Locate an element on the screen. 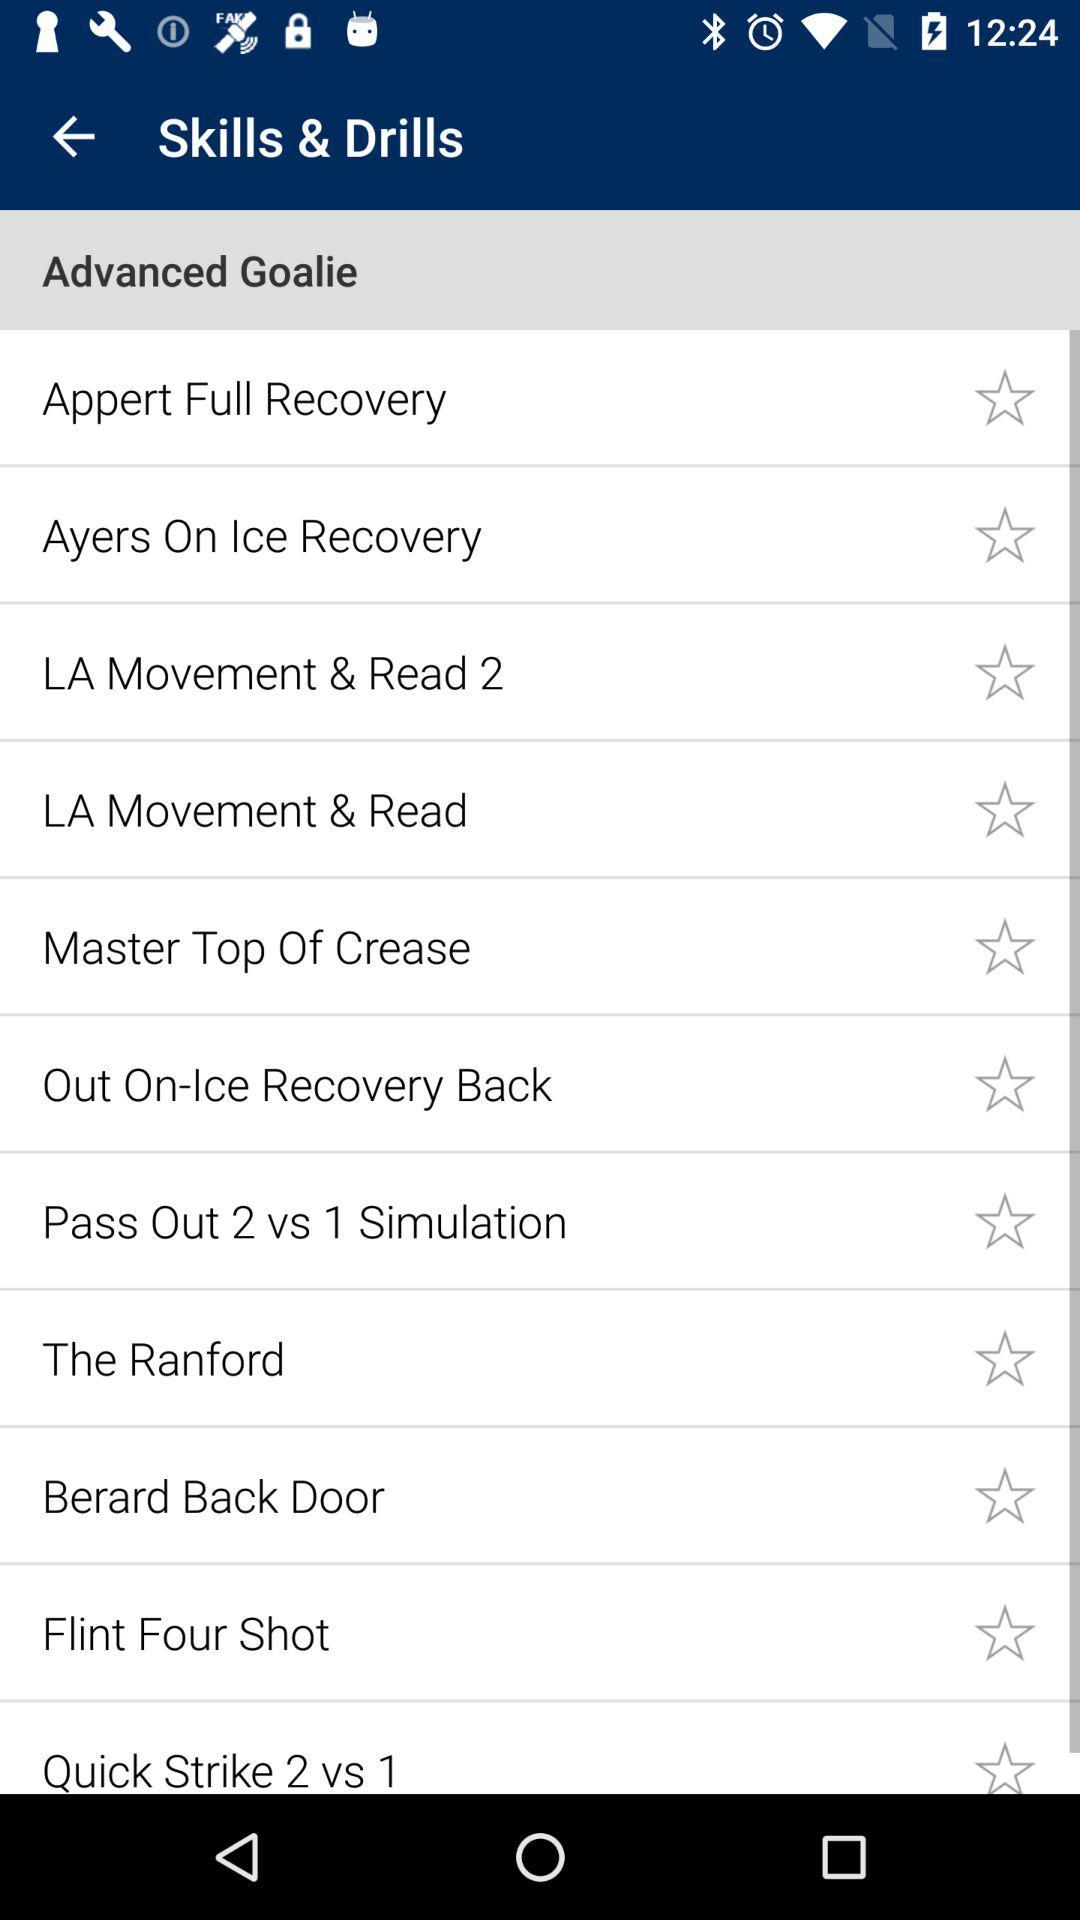  item is located at coordinates (1026, 944).